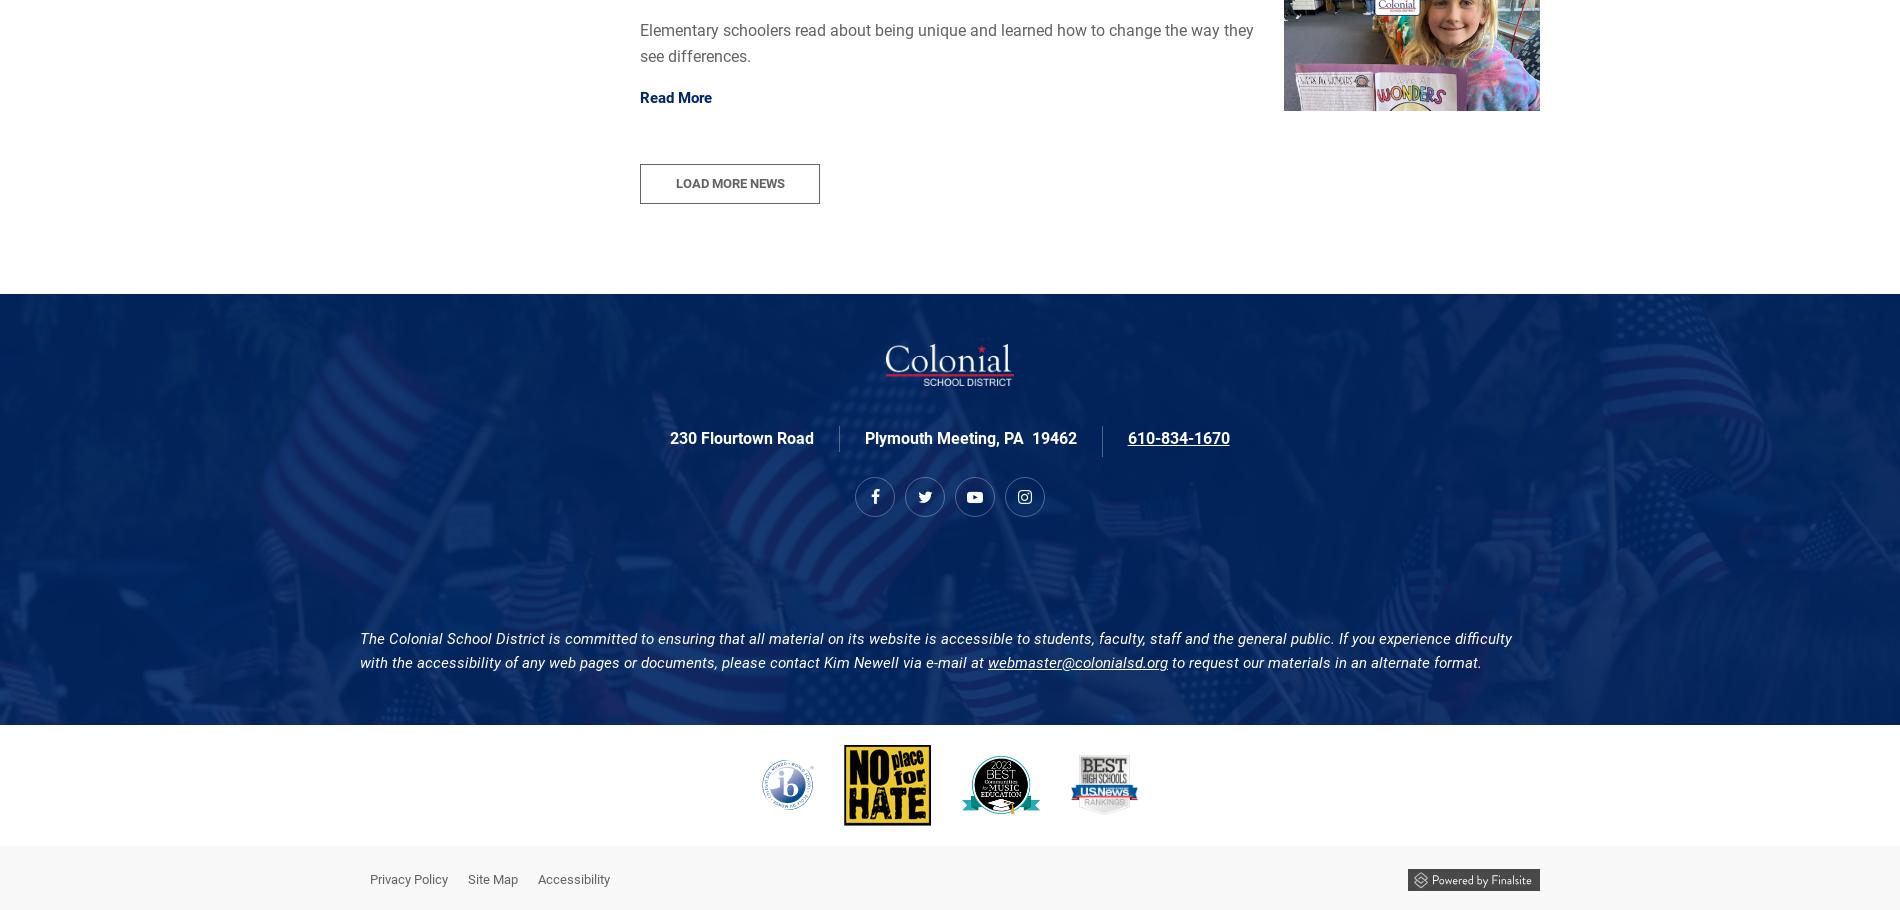 The image size is (1900, 910). Describe the element at coordinates (1078, 661) in the screenshot. I see `'webmaster@colonialsd.org'` at that location.